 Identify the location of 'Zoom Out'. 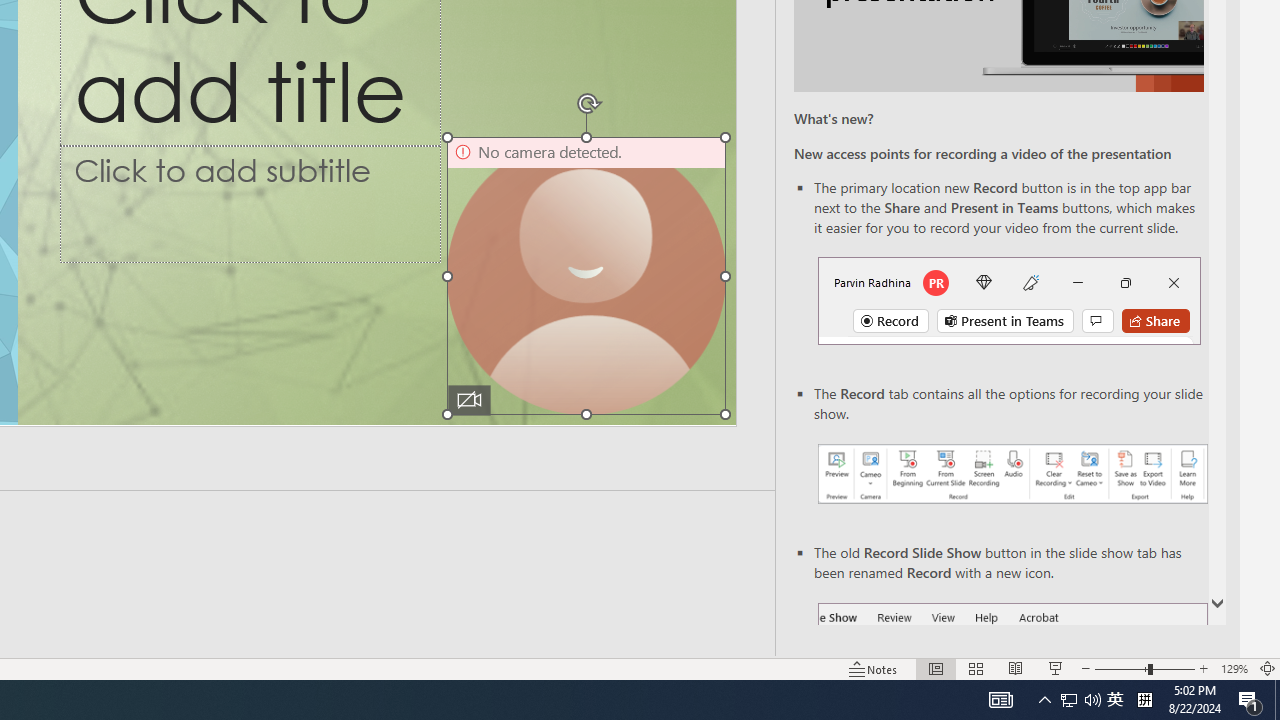
(1121, 669).